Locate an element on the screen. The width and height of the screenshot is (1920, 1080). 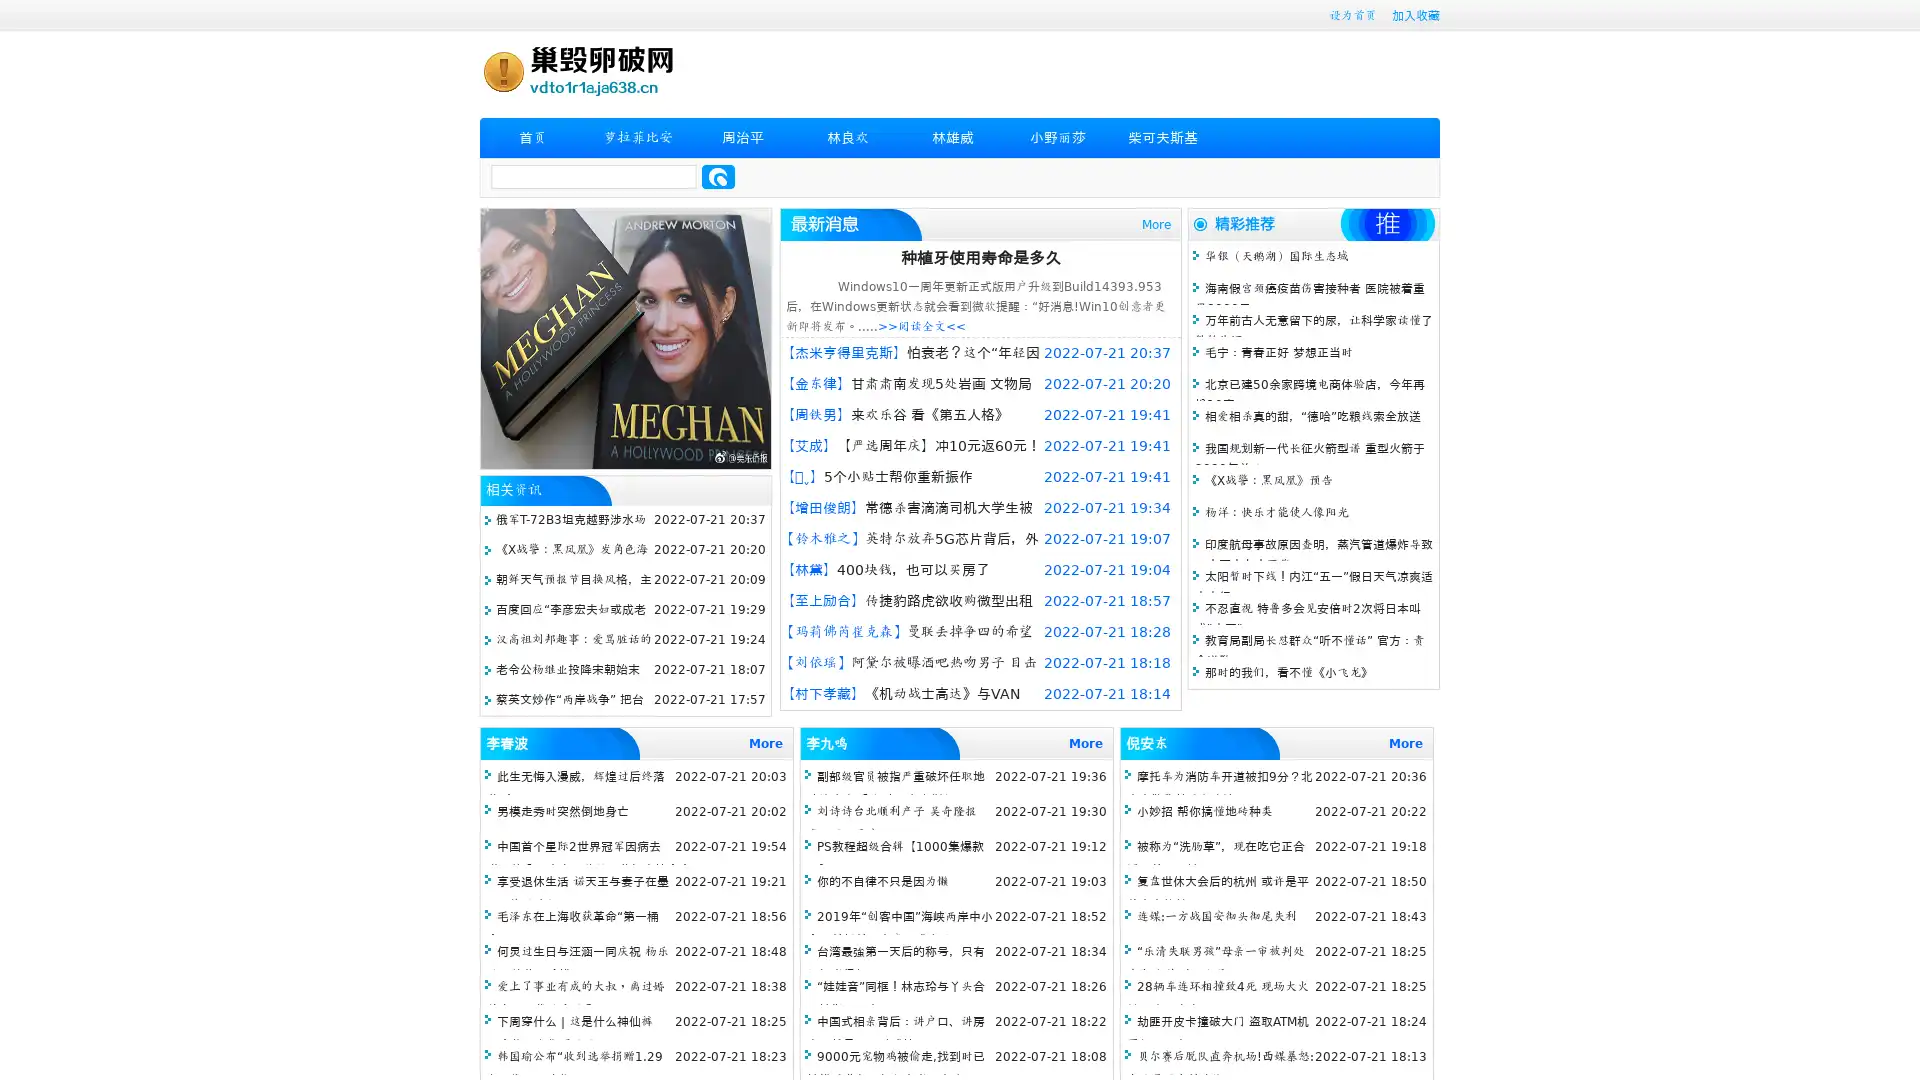
Search is located at coordinates (718, 176).